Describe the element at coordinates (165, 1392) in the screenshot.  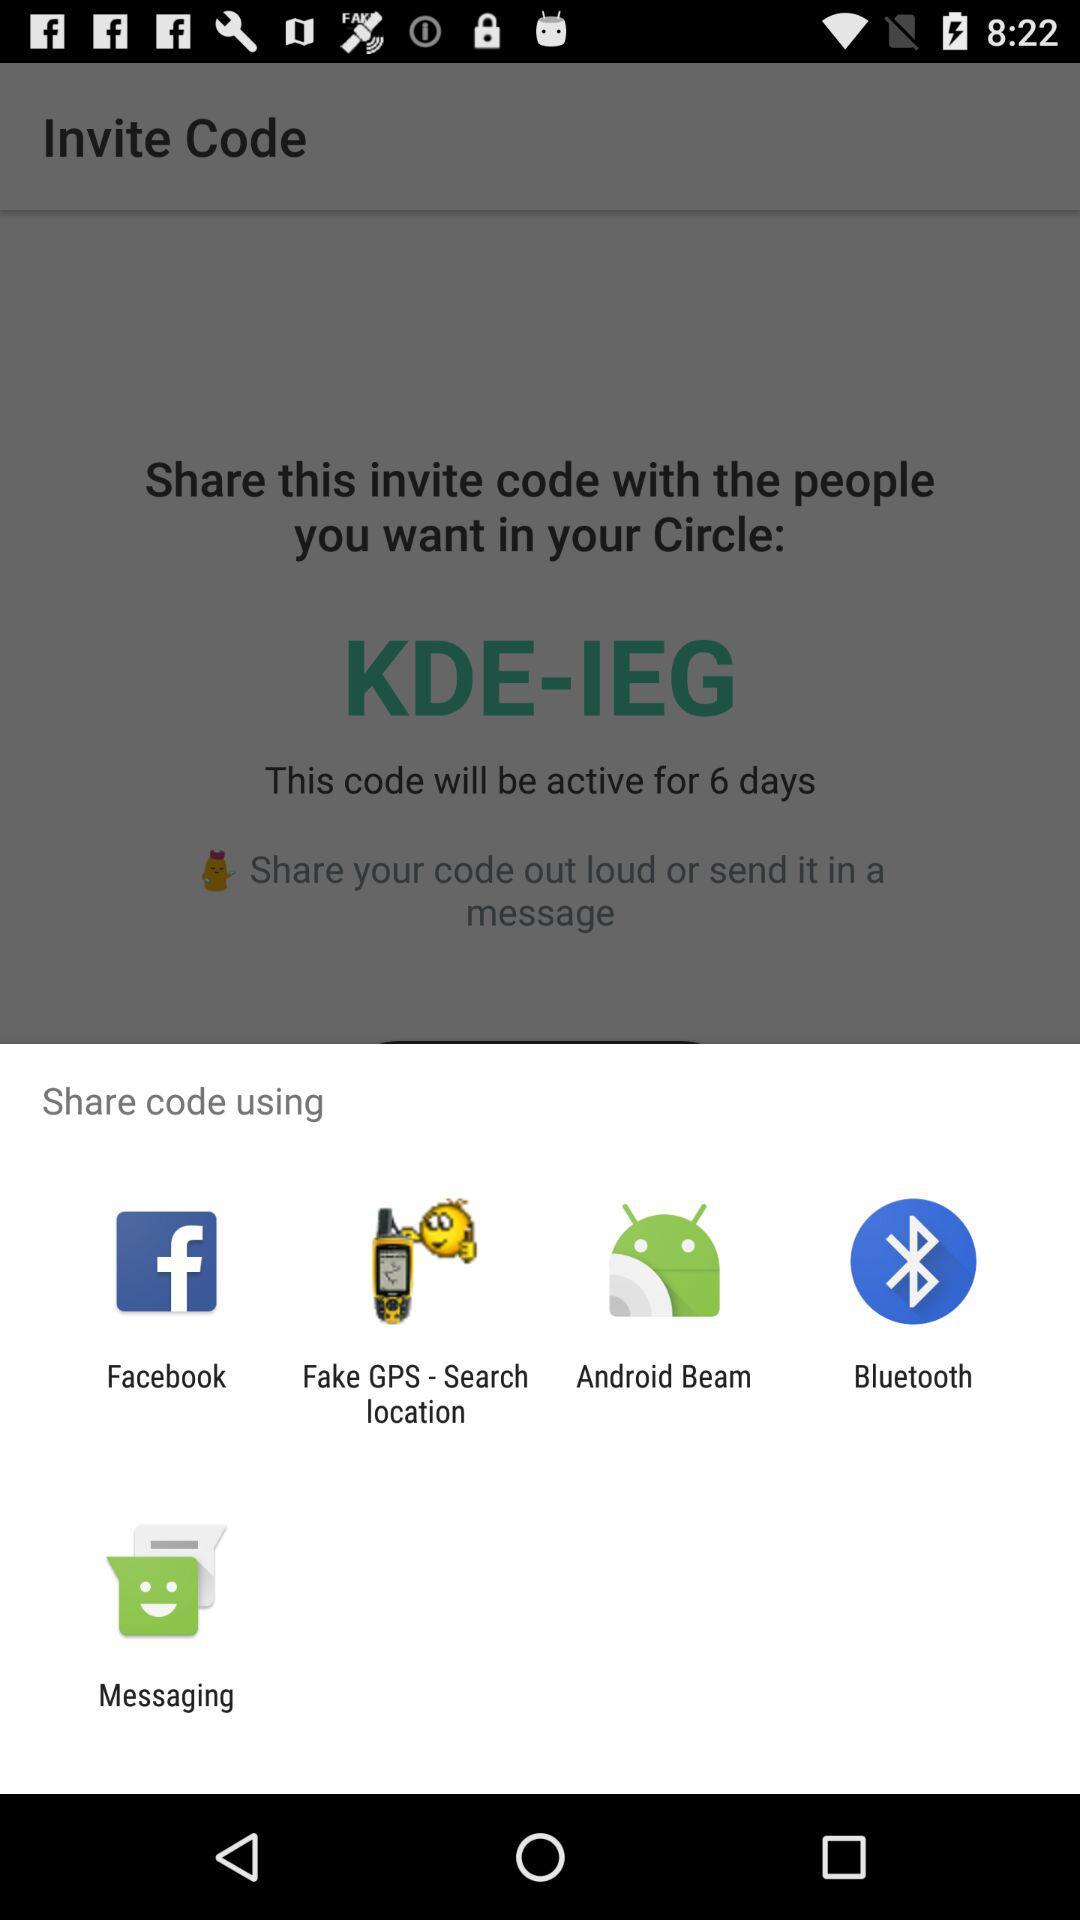
I see `the facebook item` at that location.